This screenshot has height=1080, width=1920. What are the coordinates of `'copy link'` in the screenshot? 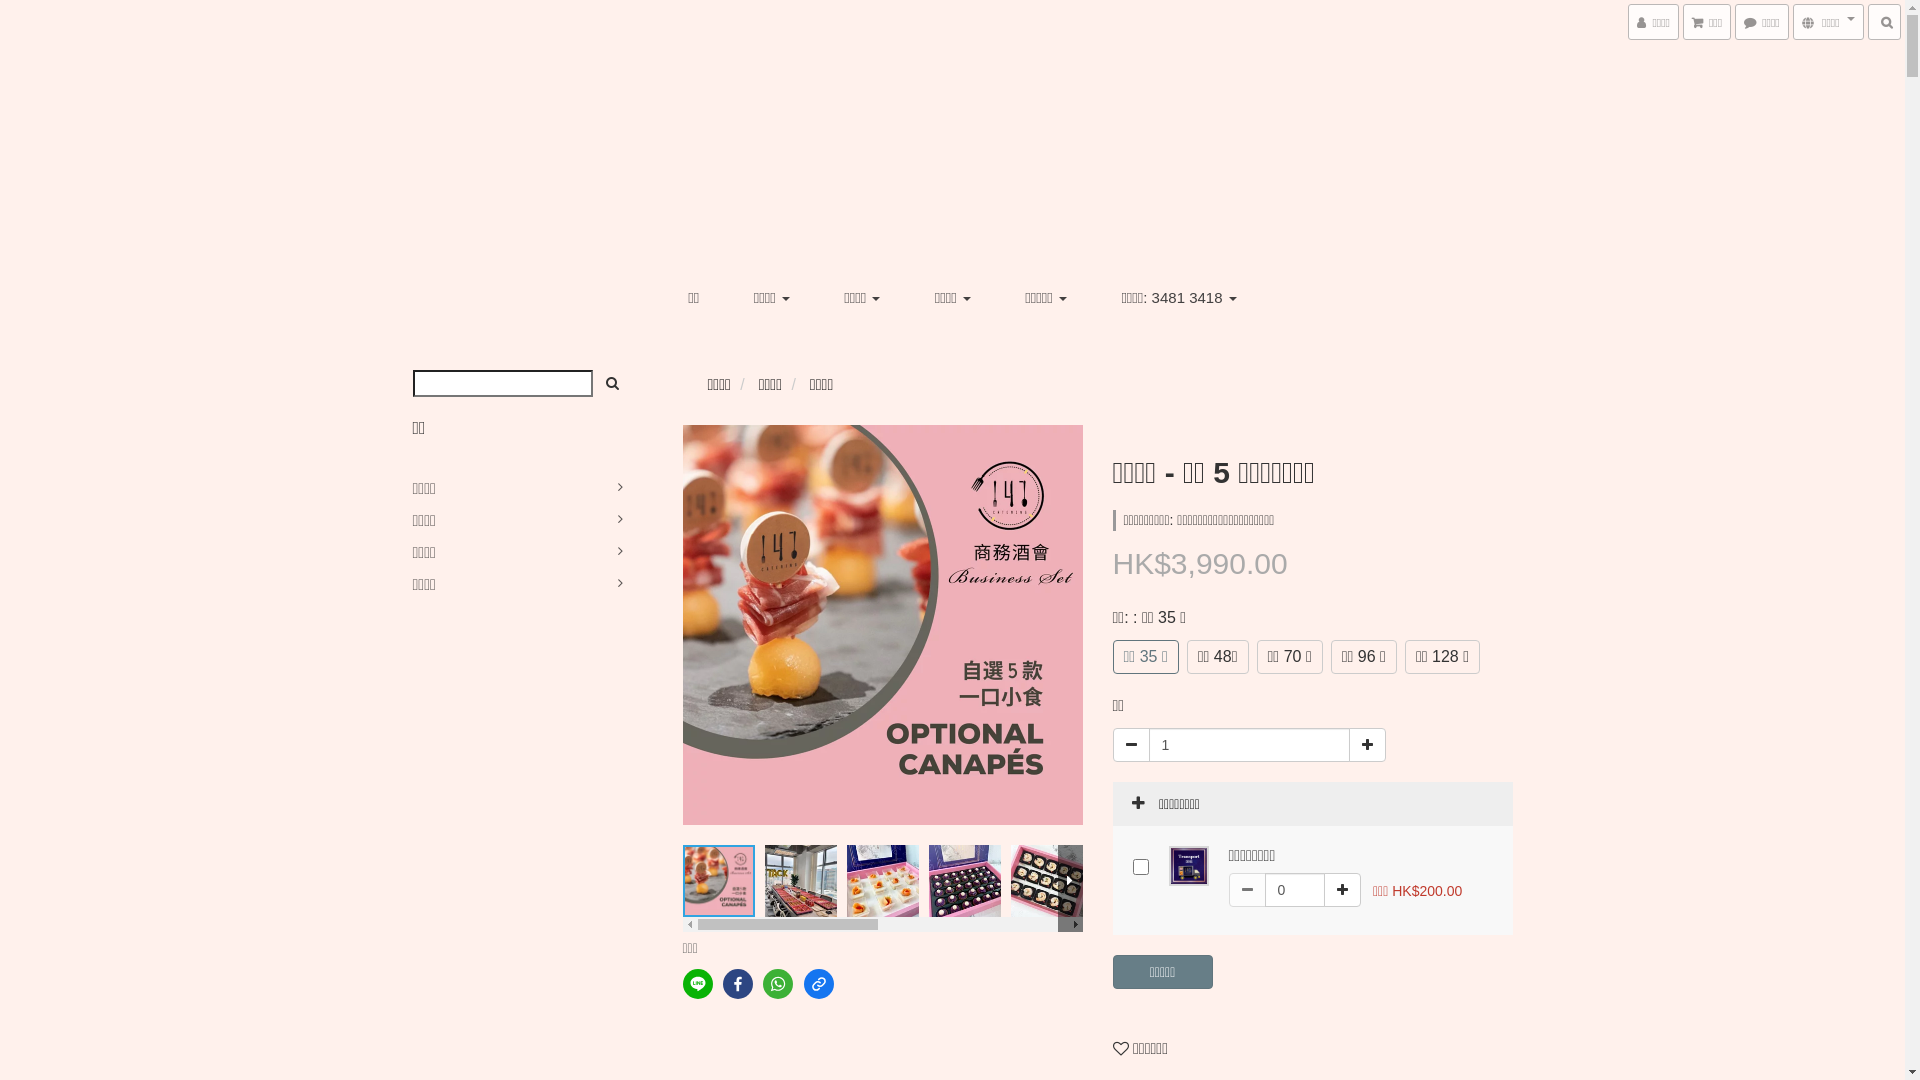 It's located at (819, 982).